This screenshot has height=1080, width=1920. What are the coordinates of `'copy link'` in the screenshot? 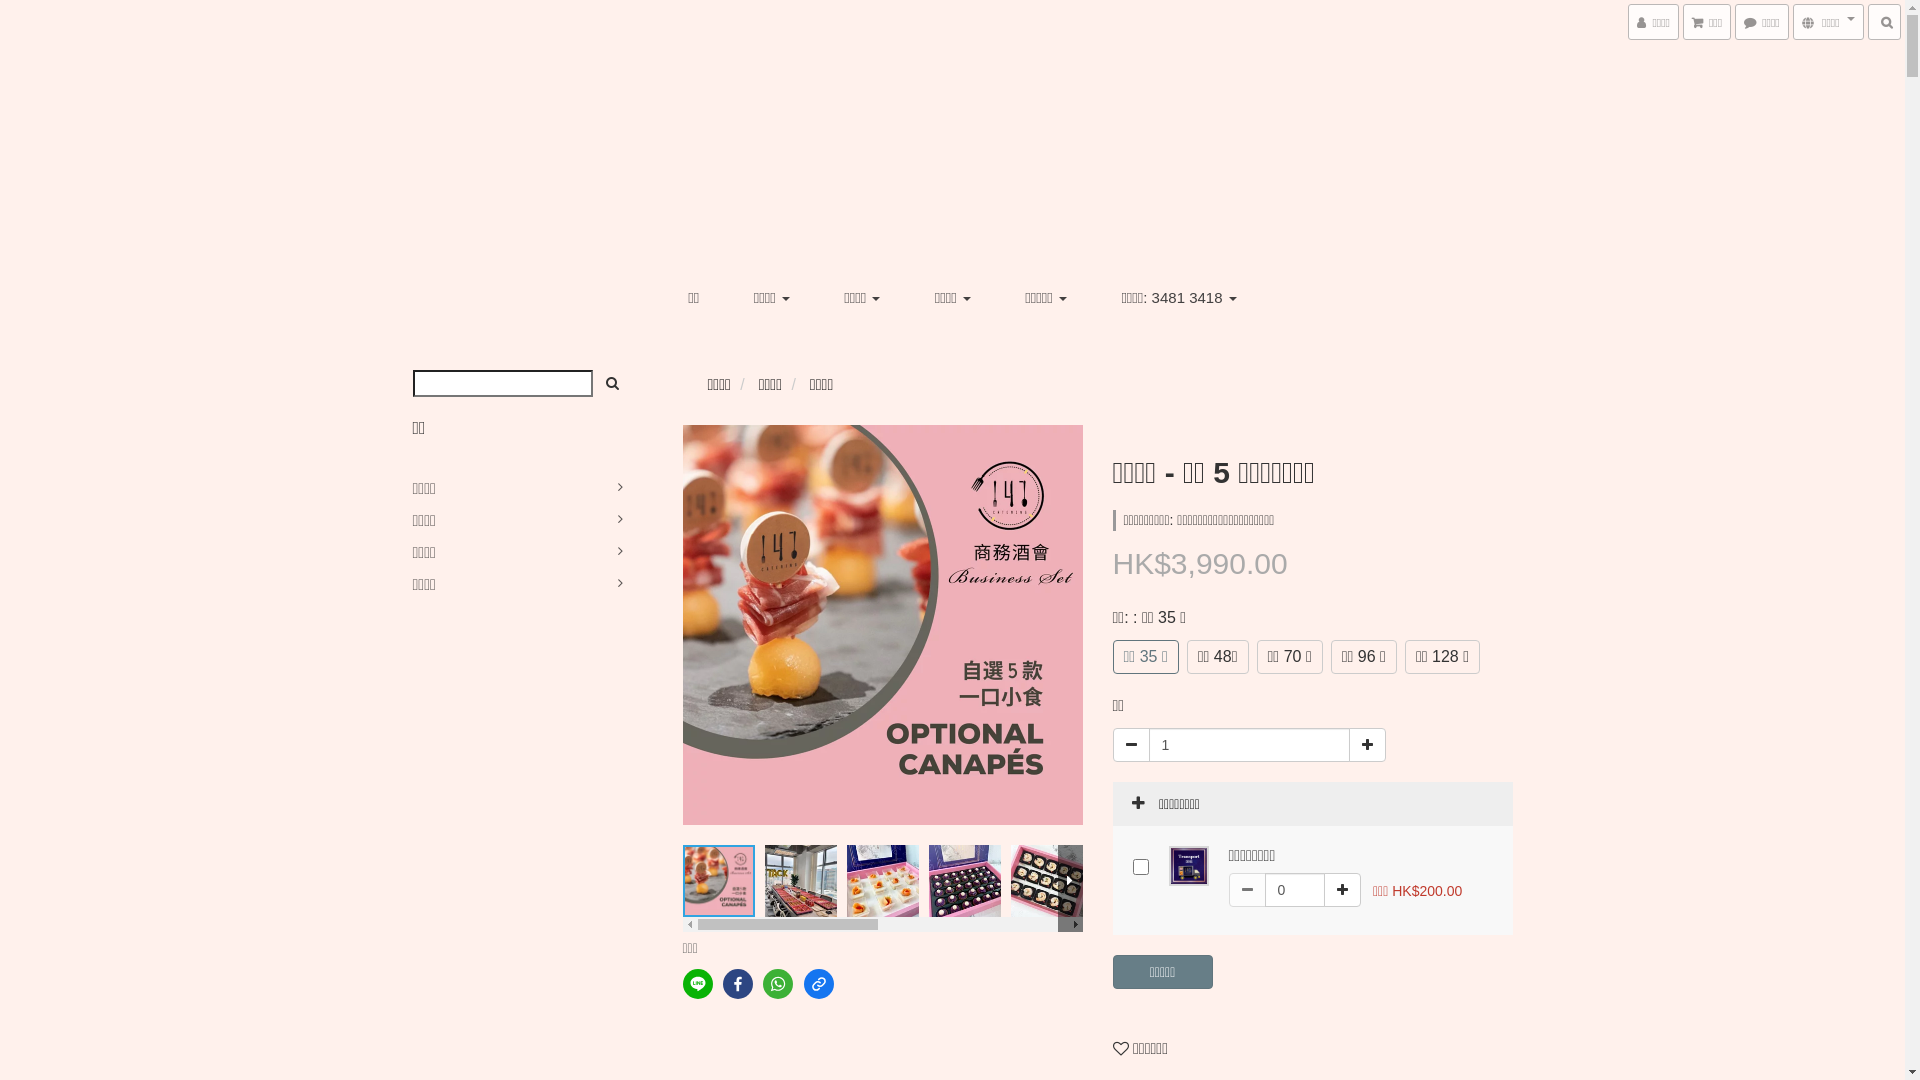 It's located at (819, 982).